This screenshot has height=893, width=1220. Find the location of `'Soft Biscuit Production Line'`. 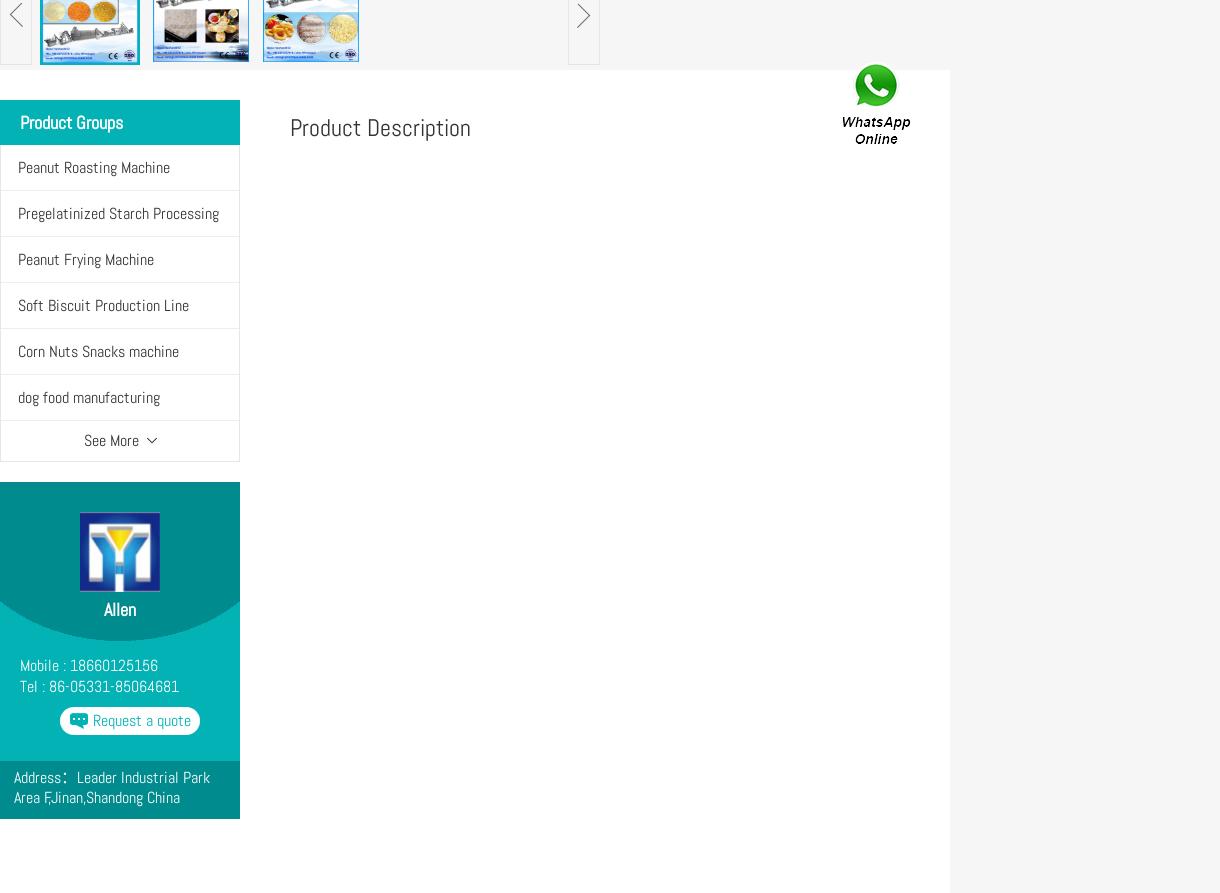

'Soft Biscuit Production Line' is located at coordinates (103, 305).